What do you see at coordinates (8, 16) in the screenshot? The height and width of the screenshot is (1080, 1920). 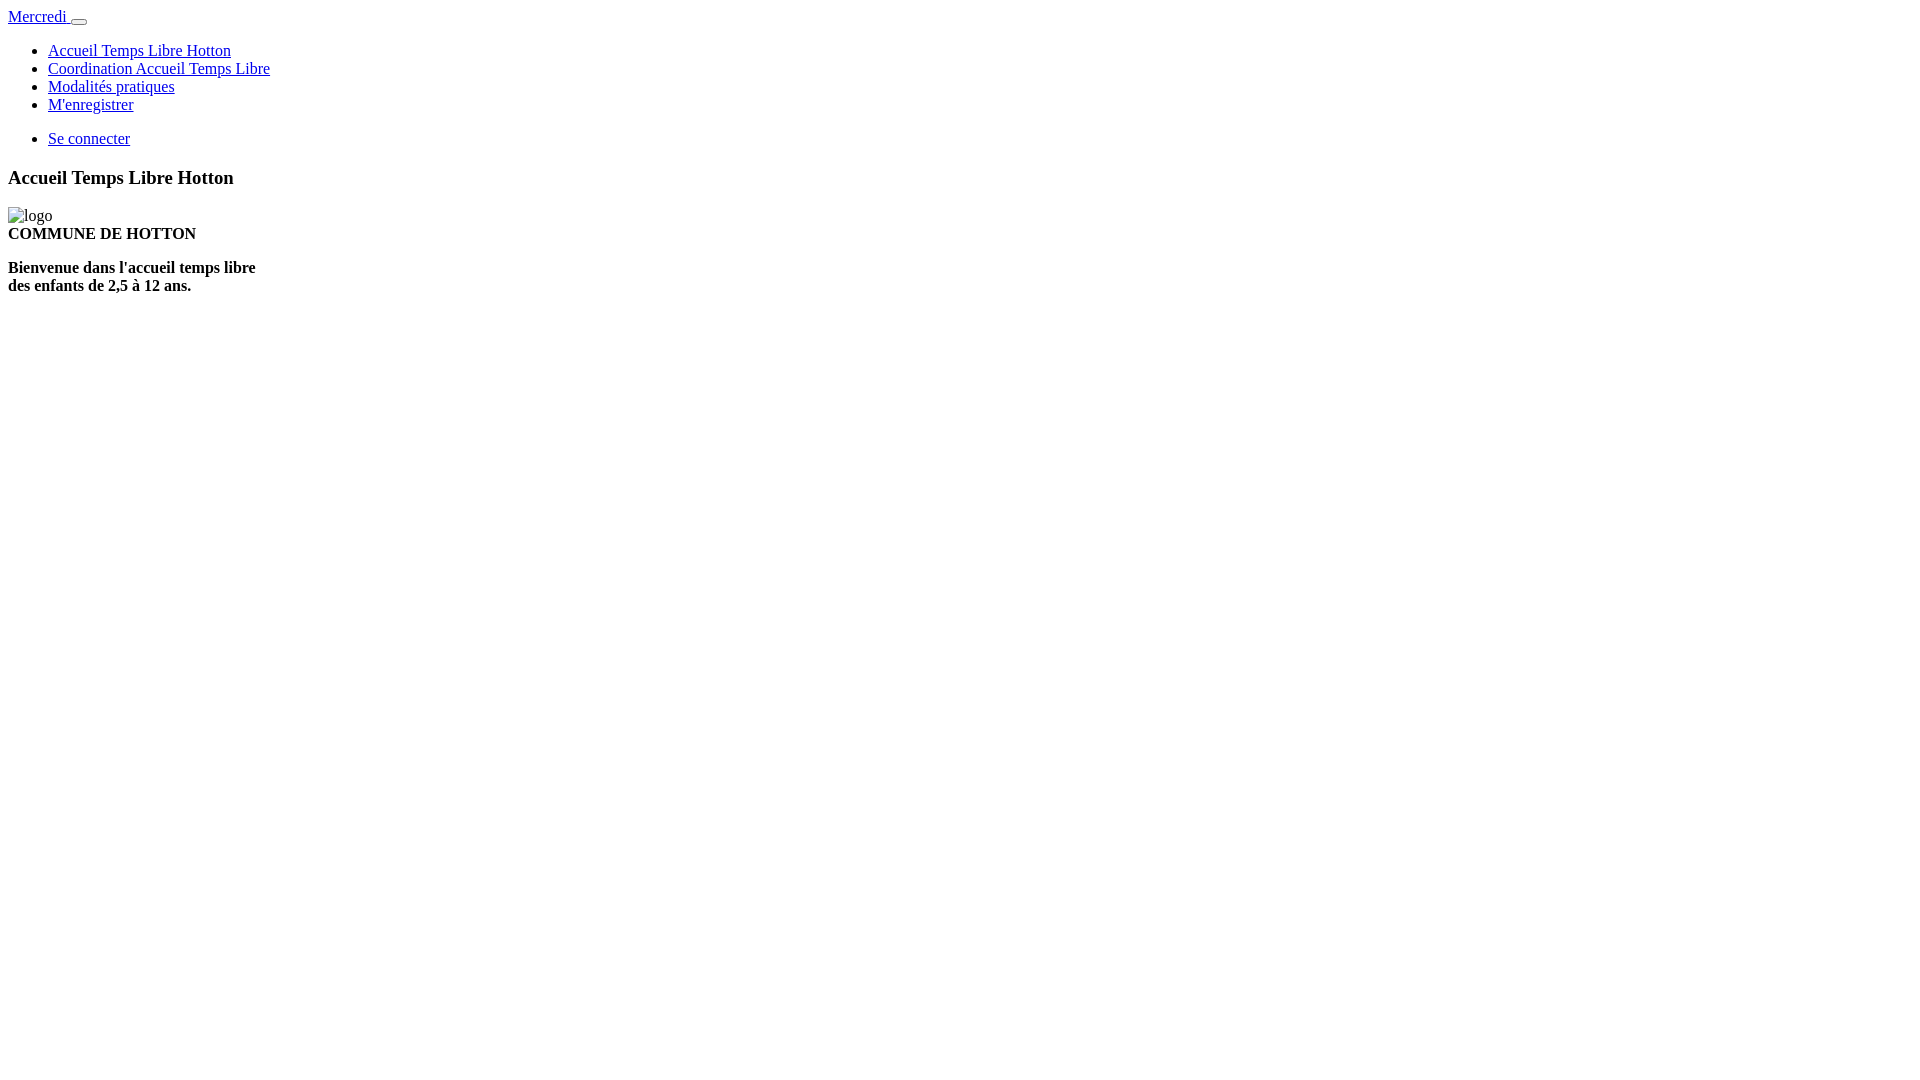 I see `'Mercredi'` at bounding box center [8, 16].